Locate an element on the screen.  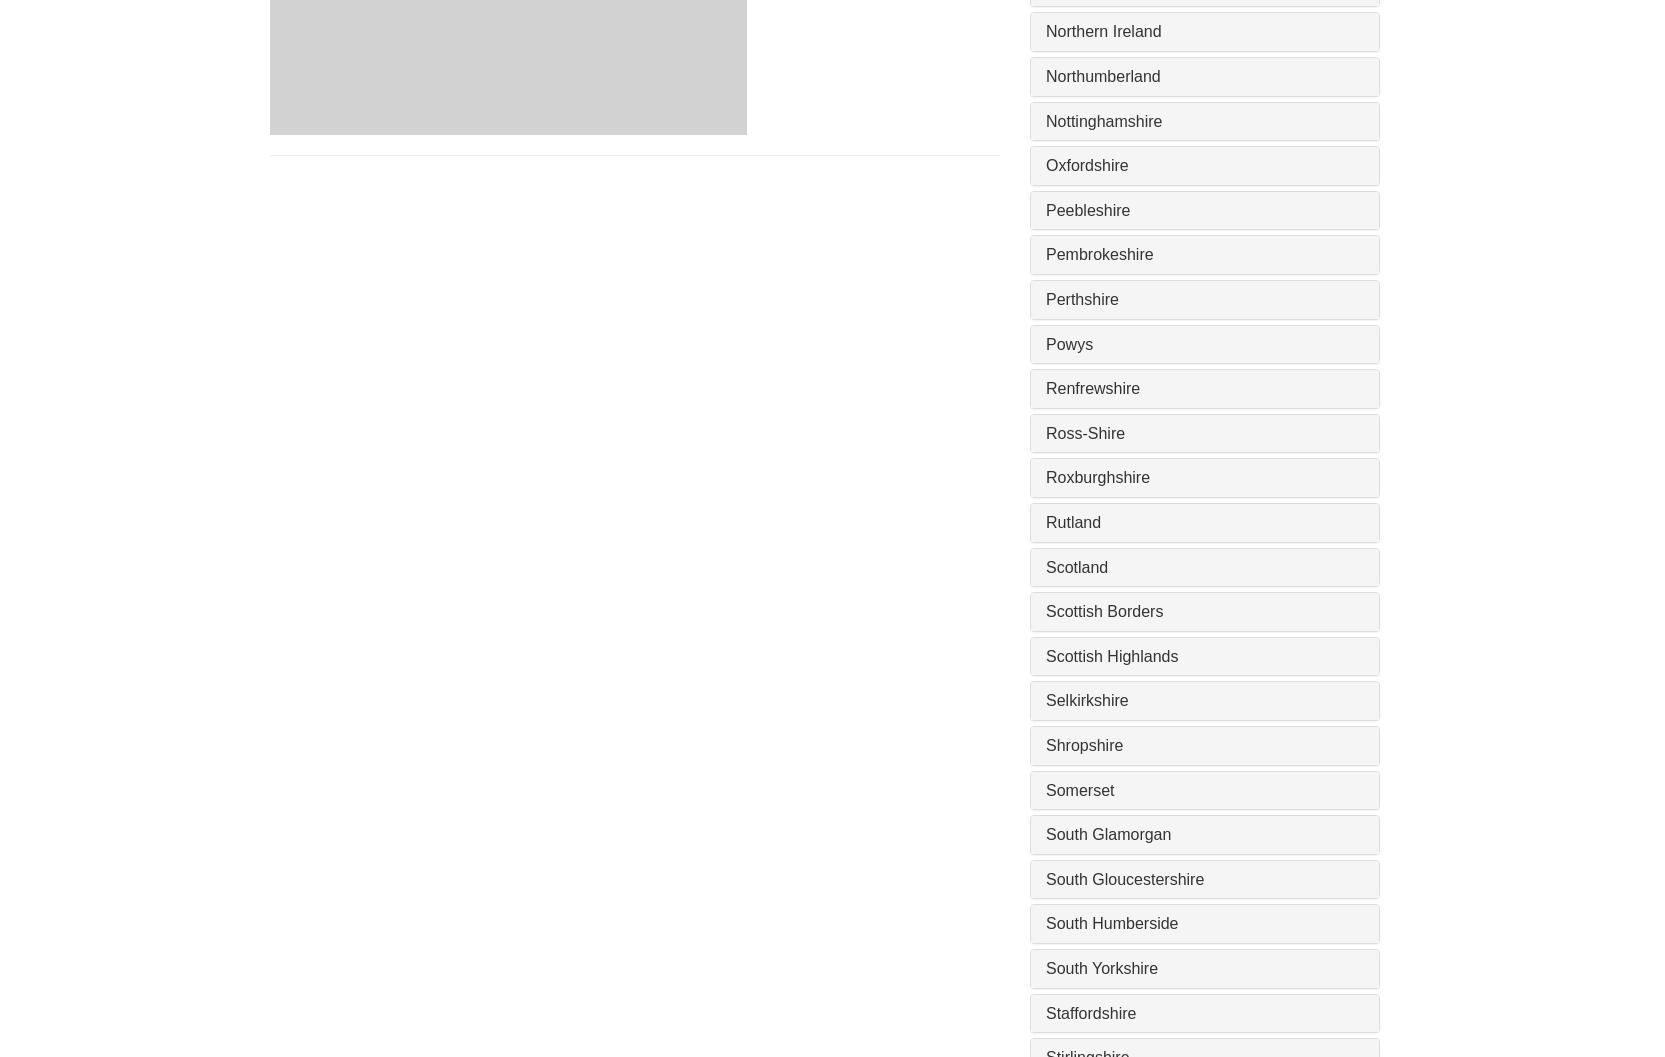
'South Glamorgan' is located at coordinates (1108, 833).